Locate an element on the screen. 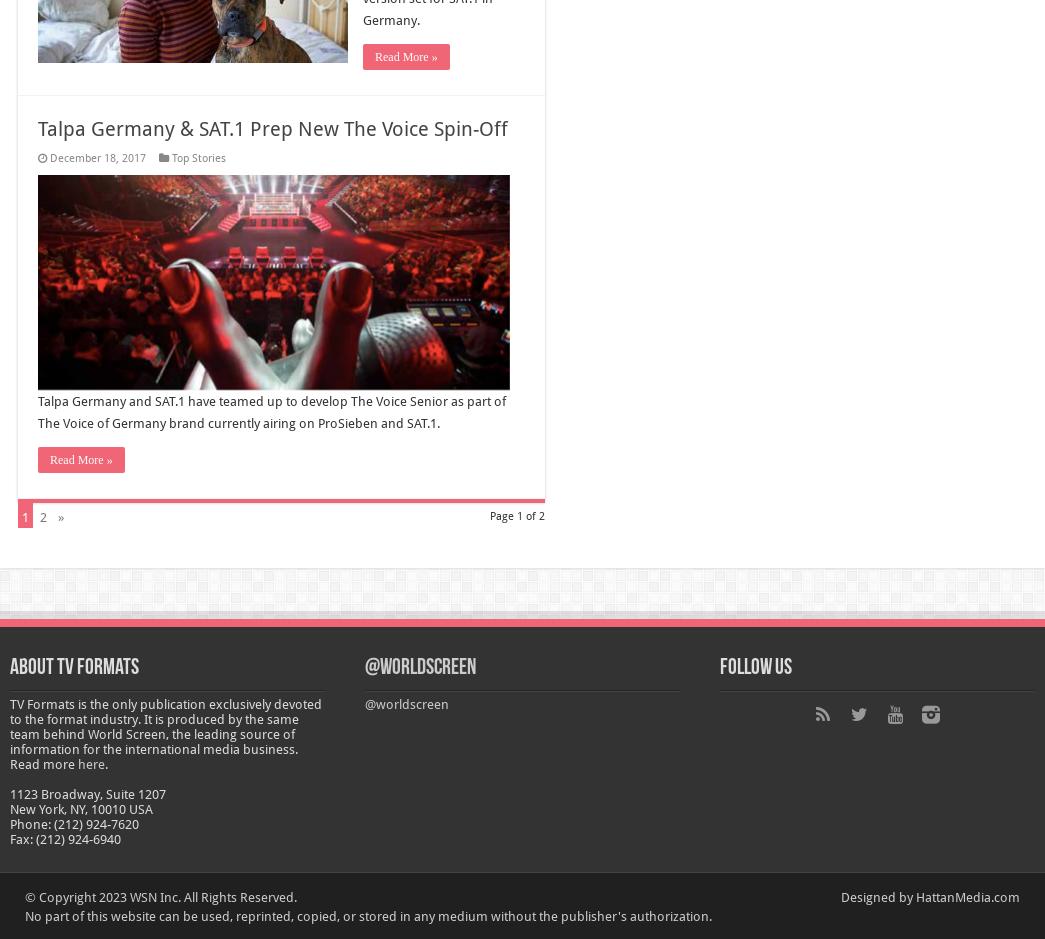  'HattanMedia.com' is located at coordinates (966, 896).